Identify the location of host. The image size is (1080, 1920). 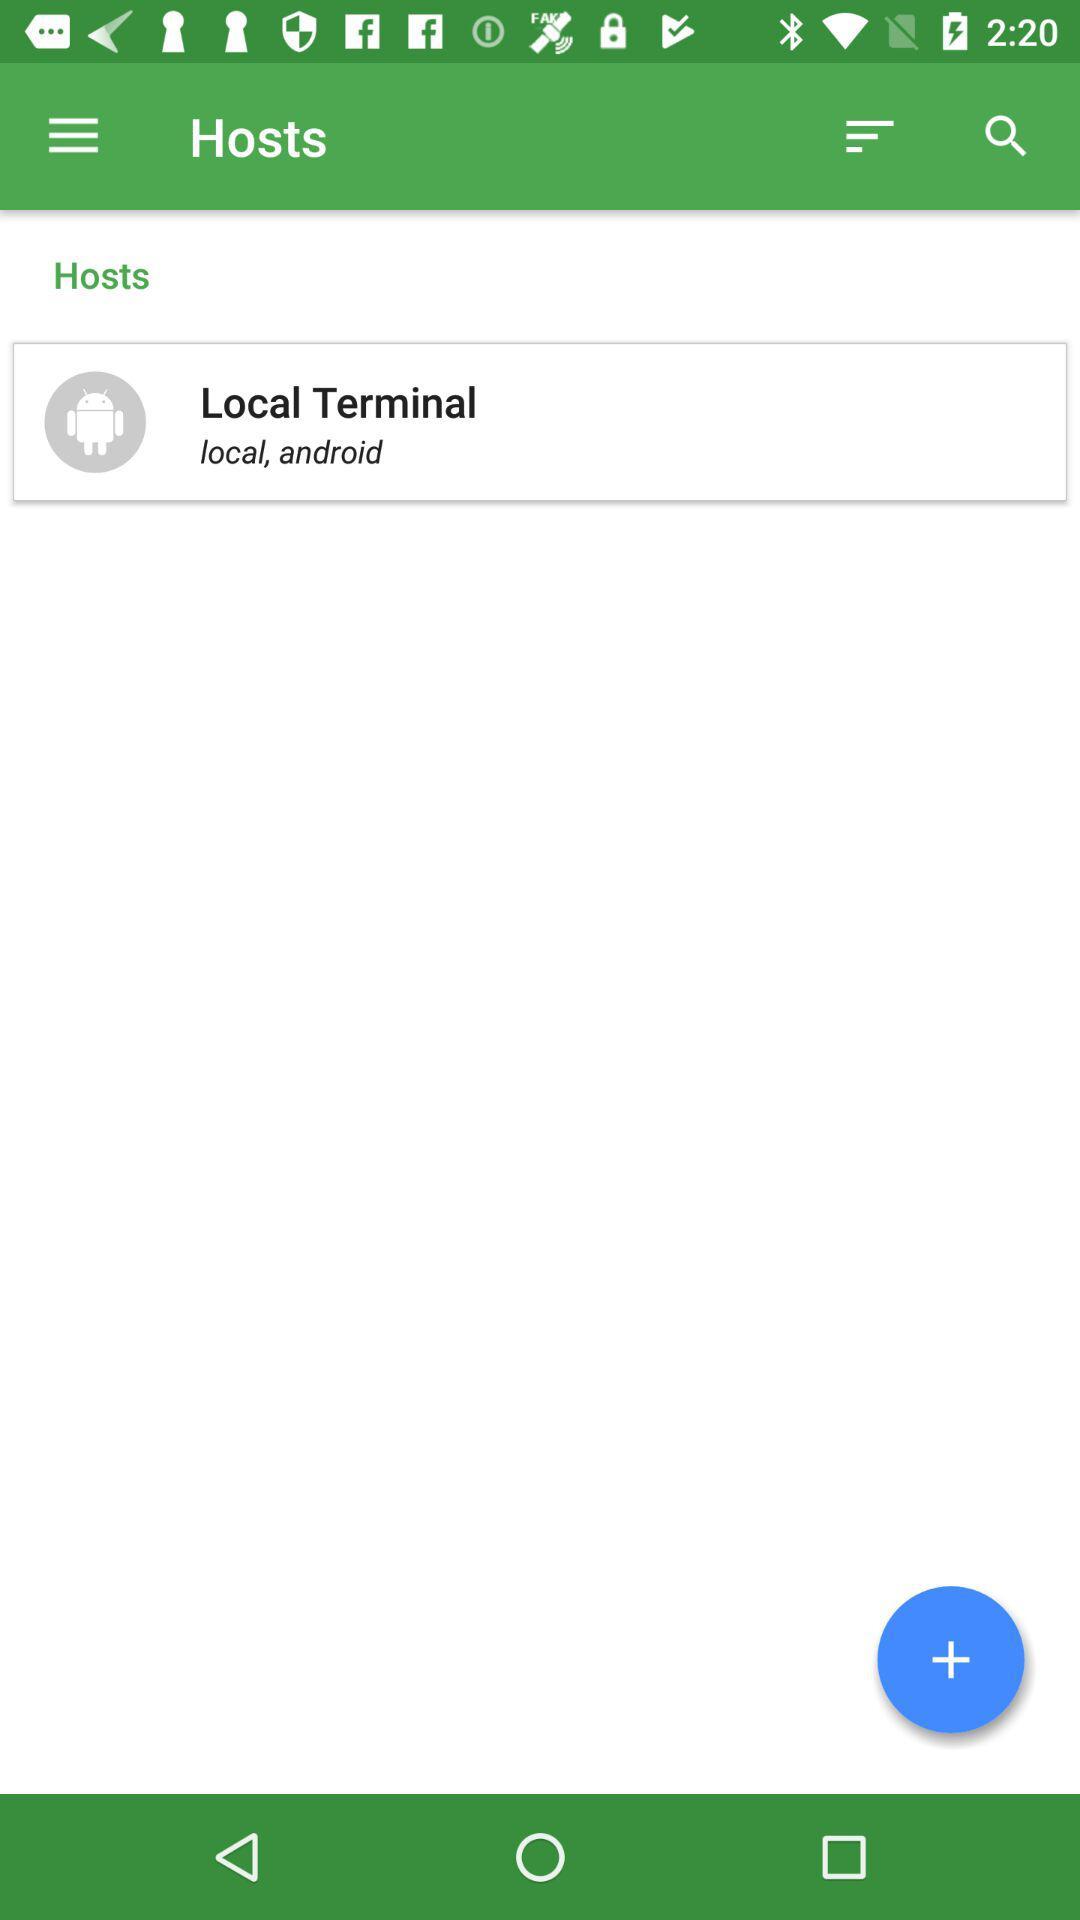
(950, 1659).